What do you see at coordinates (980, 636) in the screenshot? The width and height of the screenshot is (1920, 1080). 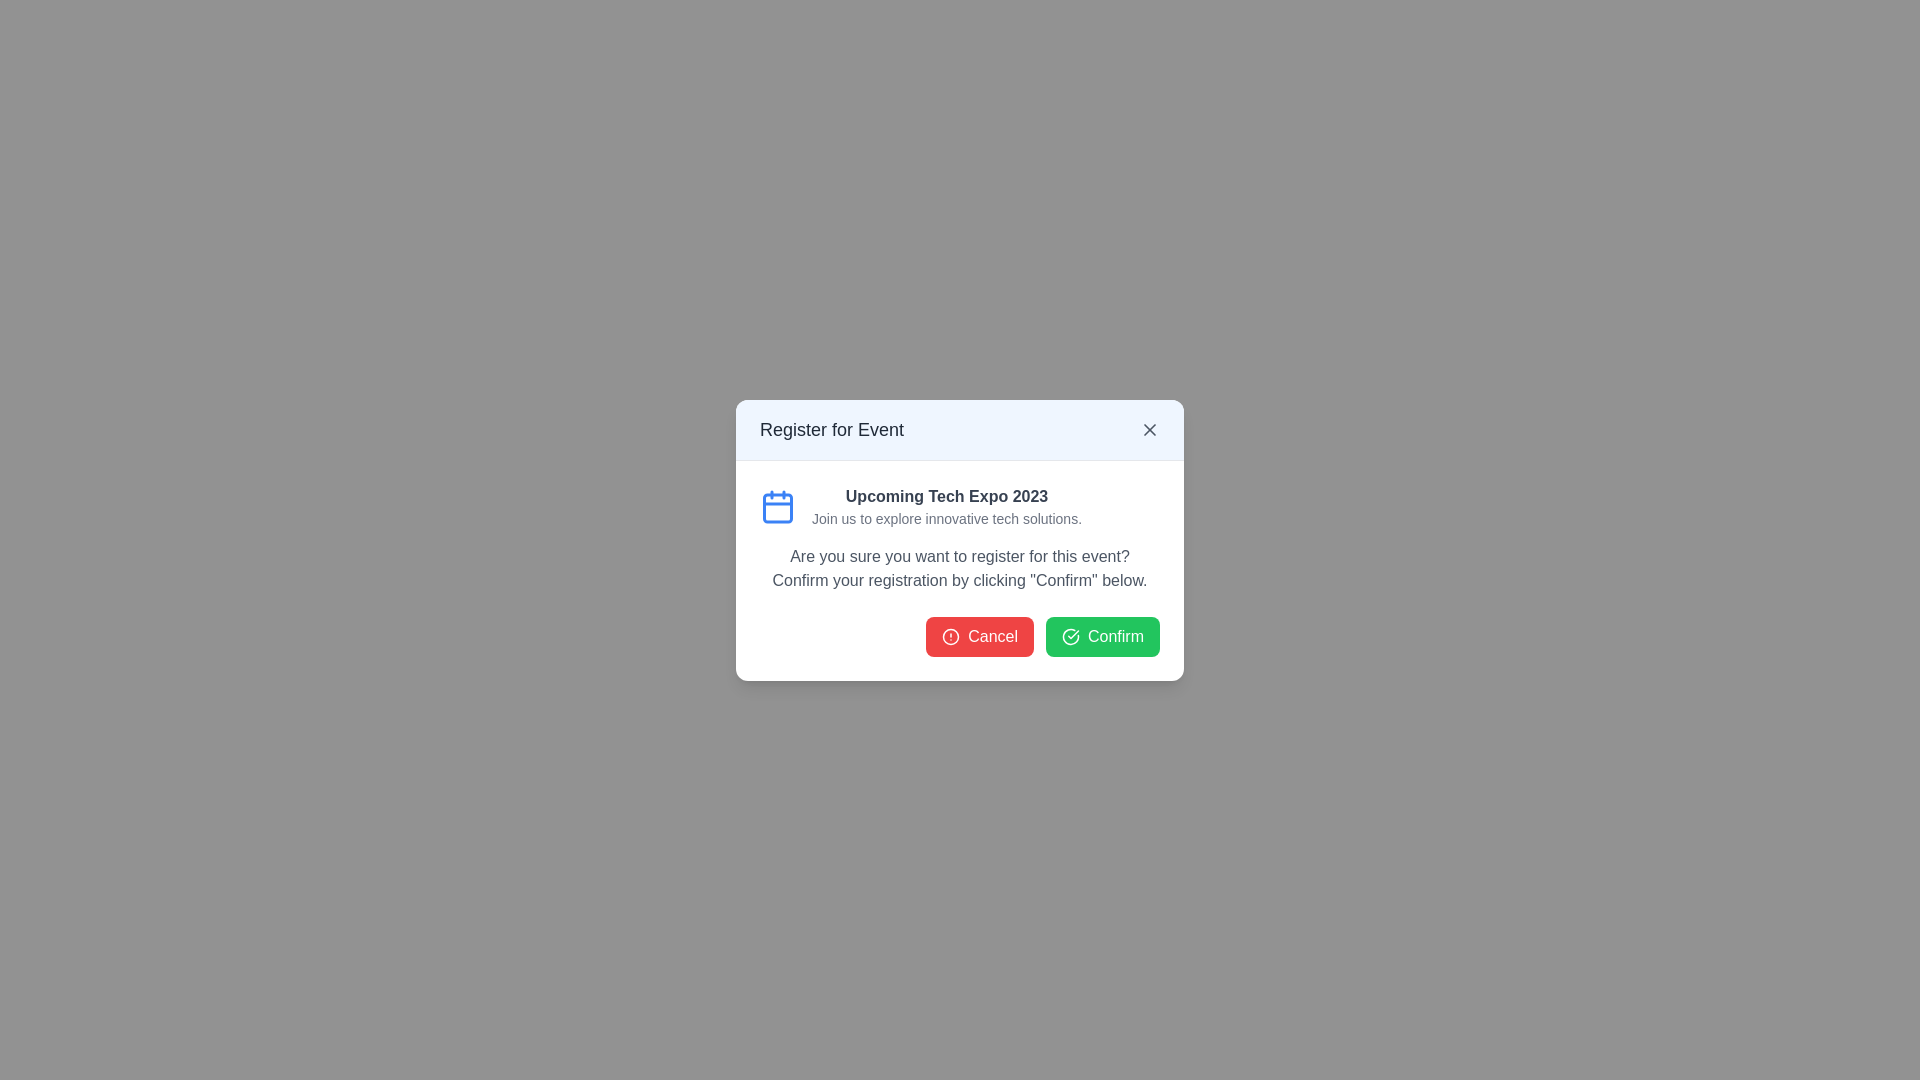 I see `the cancel registration button located at the bottom center of the dialog box` at bounding box center [980, 636].